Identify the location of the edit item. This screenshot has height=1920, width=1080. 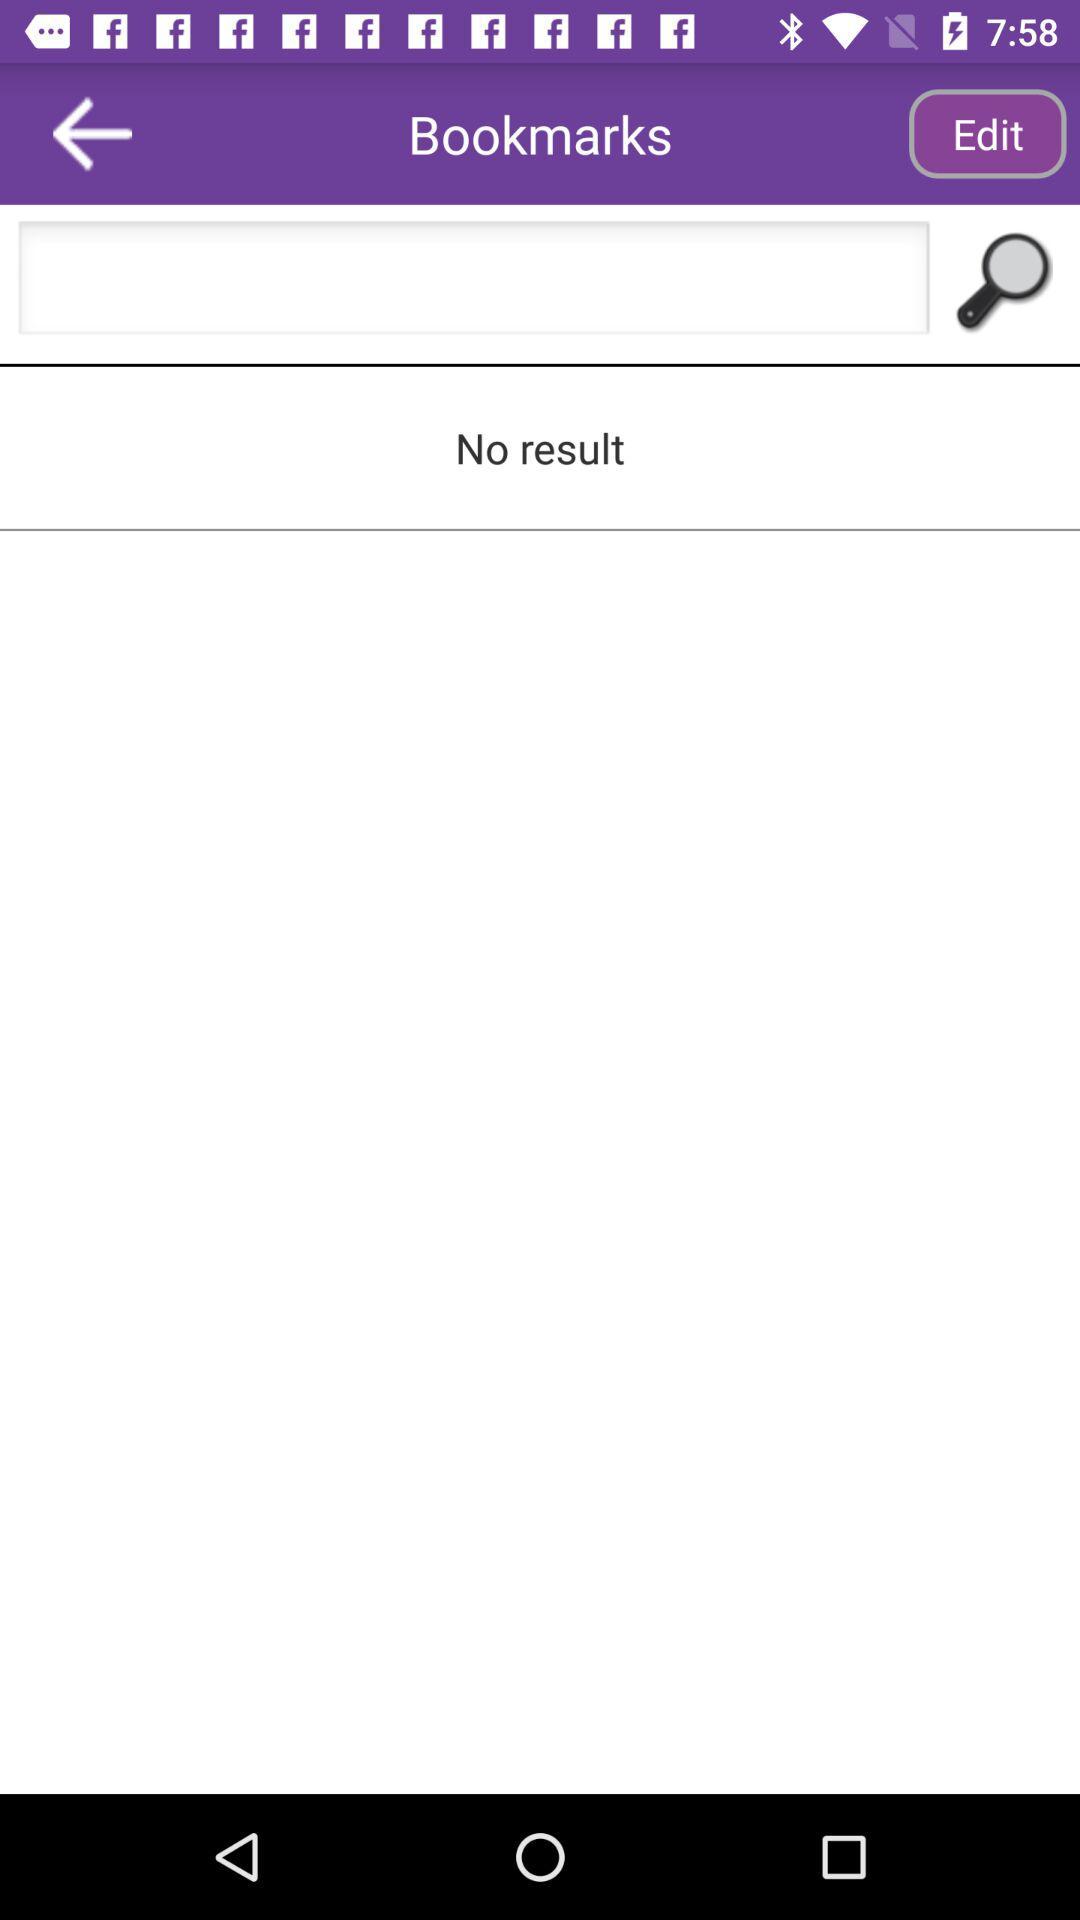
(986, 132).